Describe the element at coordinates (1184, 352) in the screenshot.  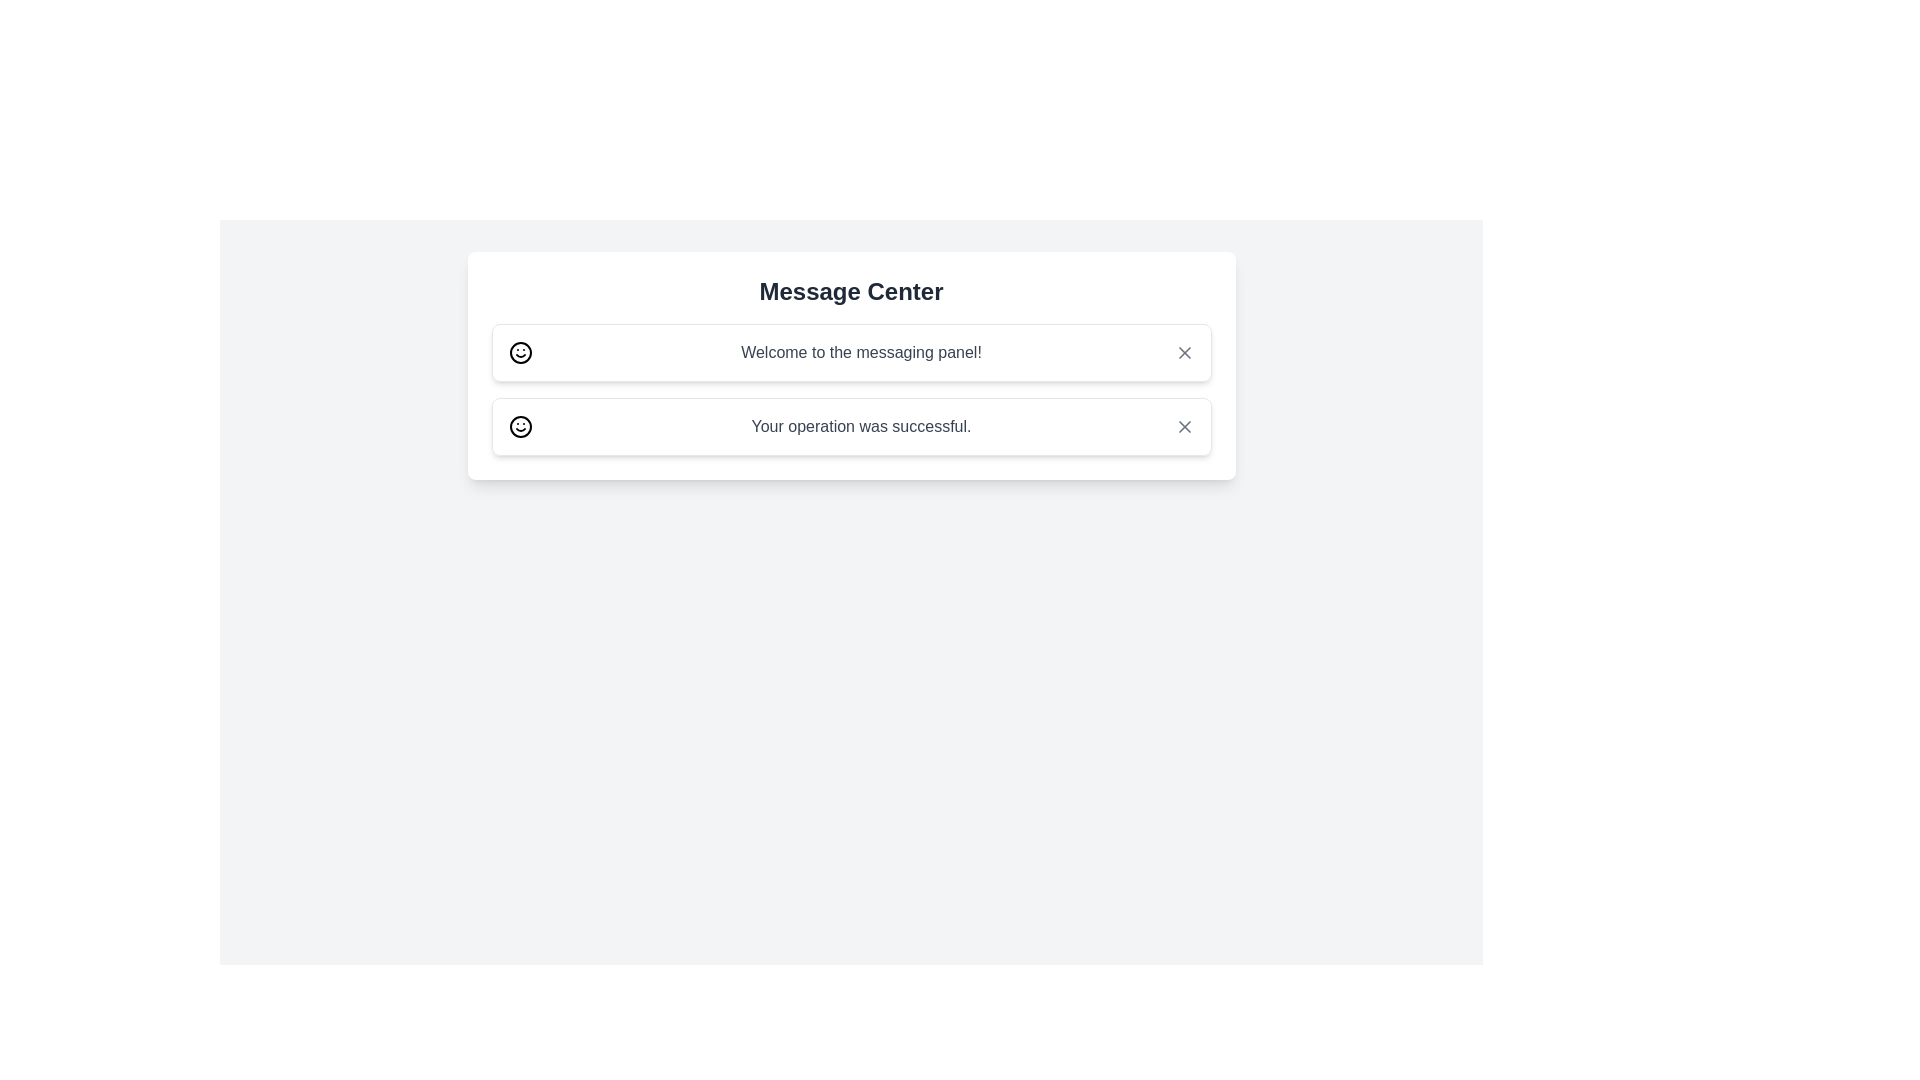
I see `the small 'X' icon button located in the top right corner of the message box that says 'Welcome to the messaging panel!'` at that location.